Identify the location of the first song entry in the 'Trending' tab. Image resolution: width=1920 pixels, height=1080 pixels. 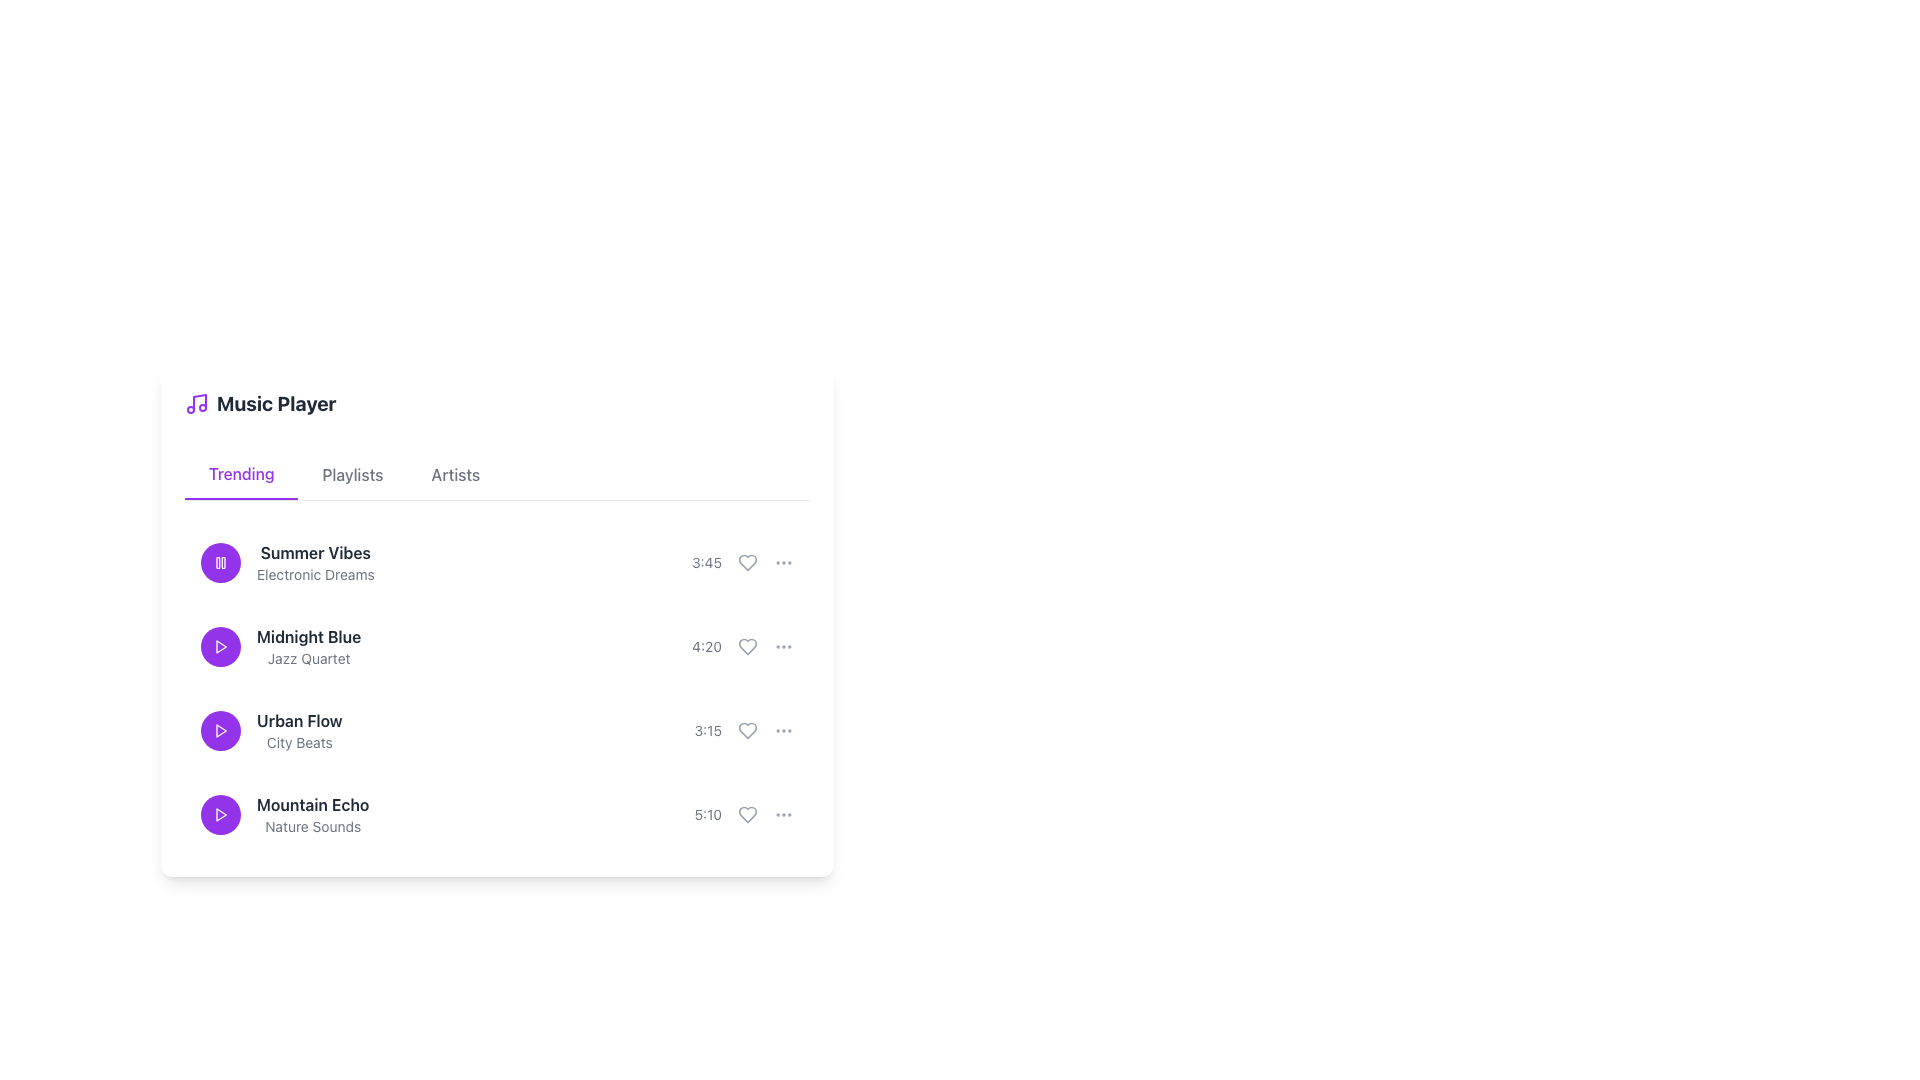
(497, 563).